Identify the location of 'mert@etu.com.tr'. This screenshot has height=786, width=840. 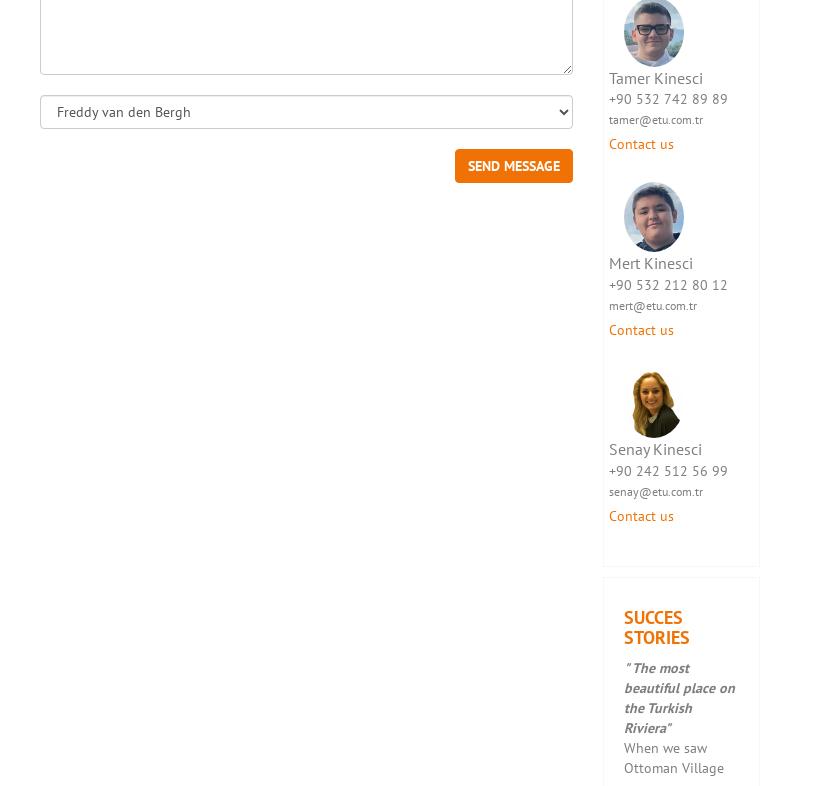
(607, 305).